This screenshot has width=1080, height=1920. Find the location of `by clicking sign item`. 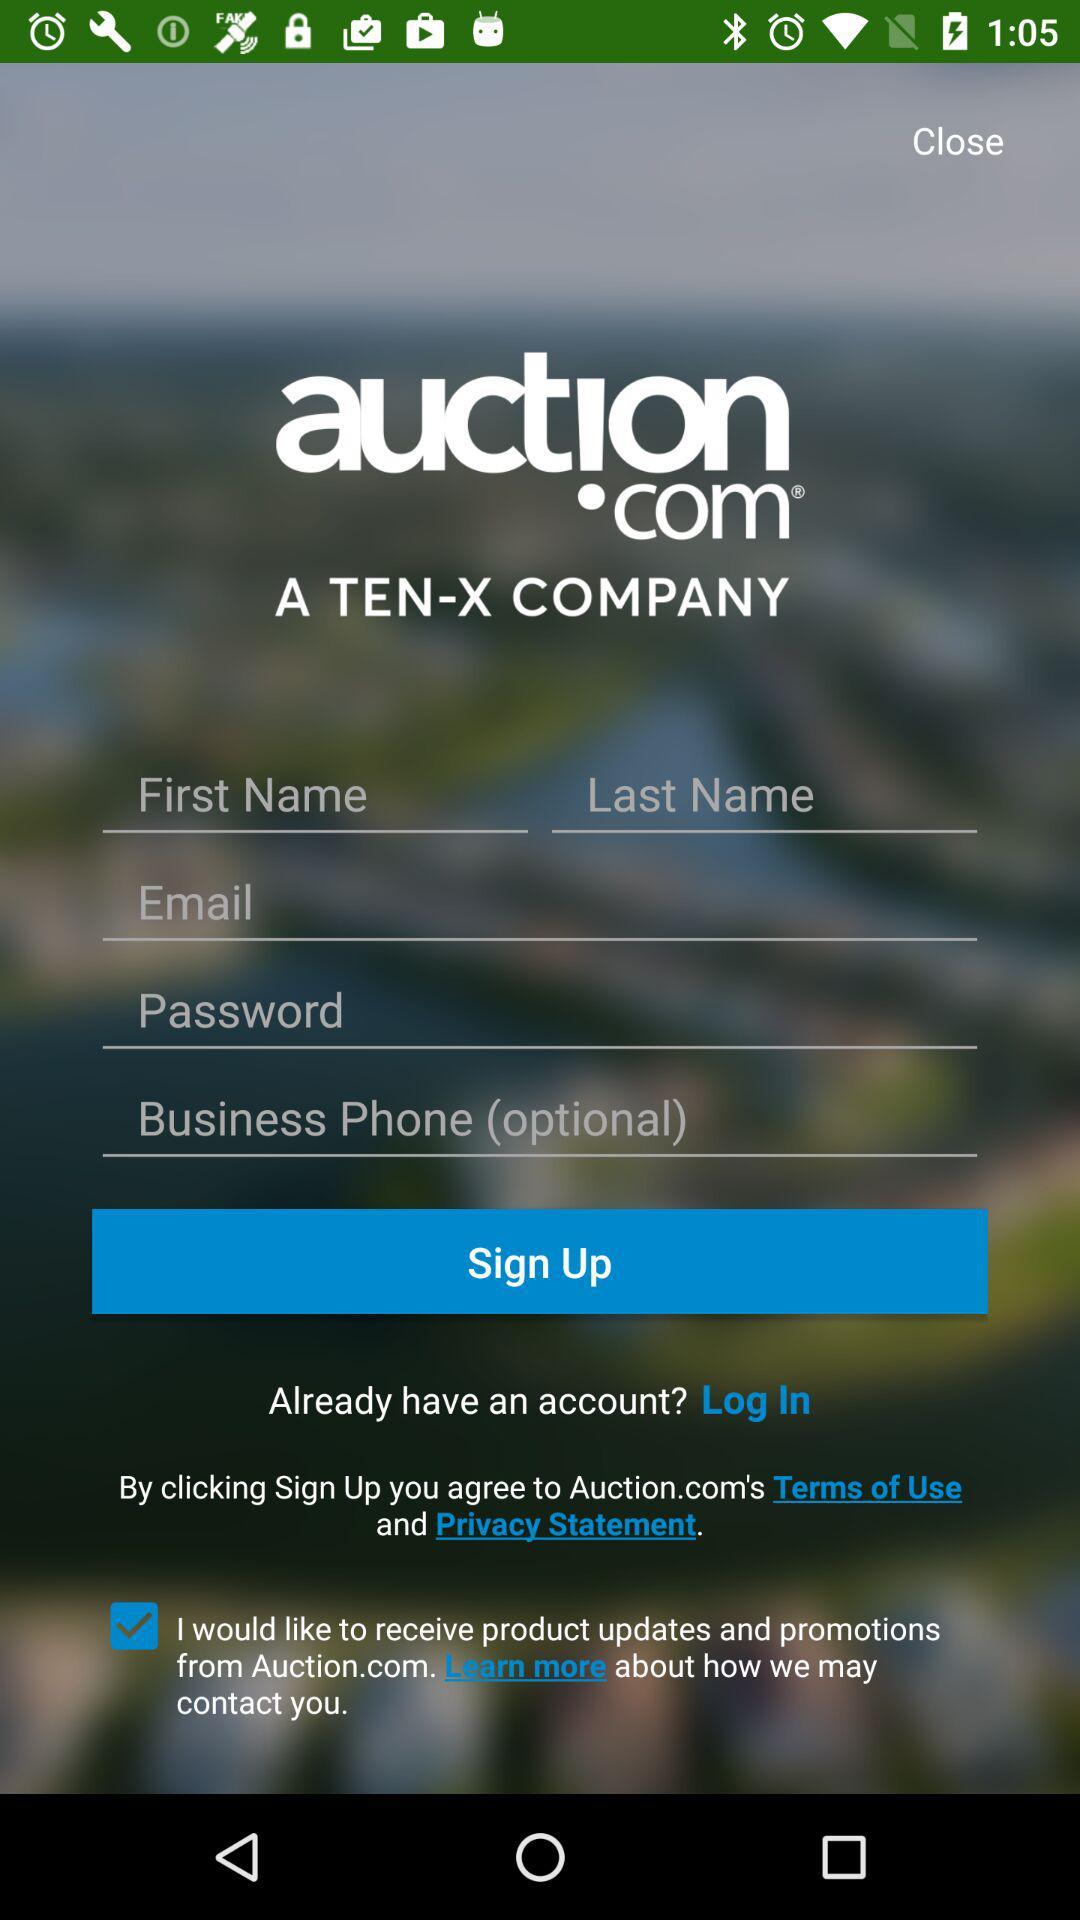

by clicking sign item is located at coordinates (540, 1504).